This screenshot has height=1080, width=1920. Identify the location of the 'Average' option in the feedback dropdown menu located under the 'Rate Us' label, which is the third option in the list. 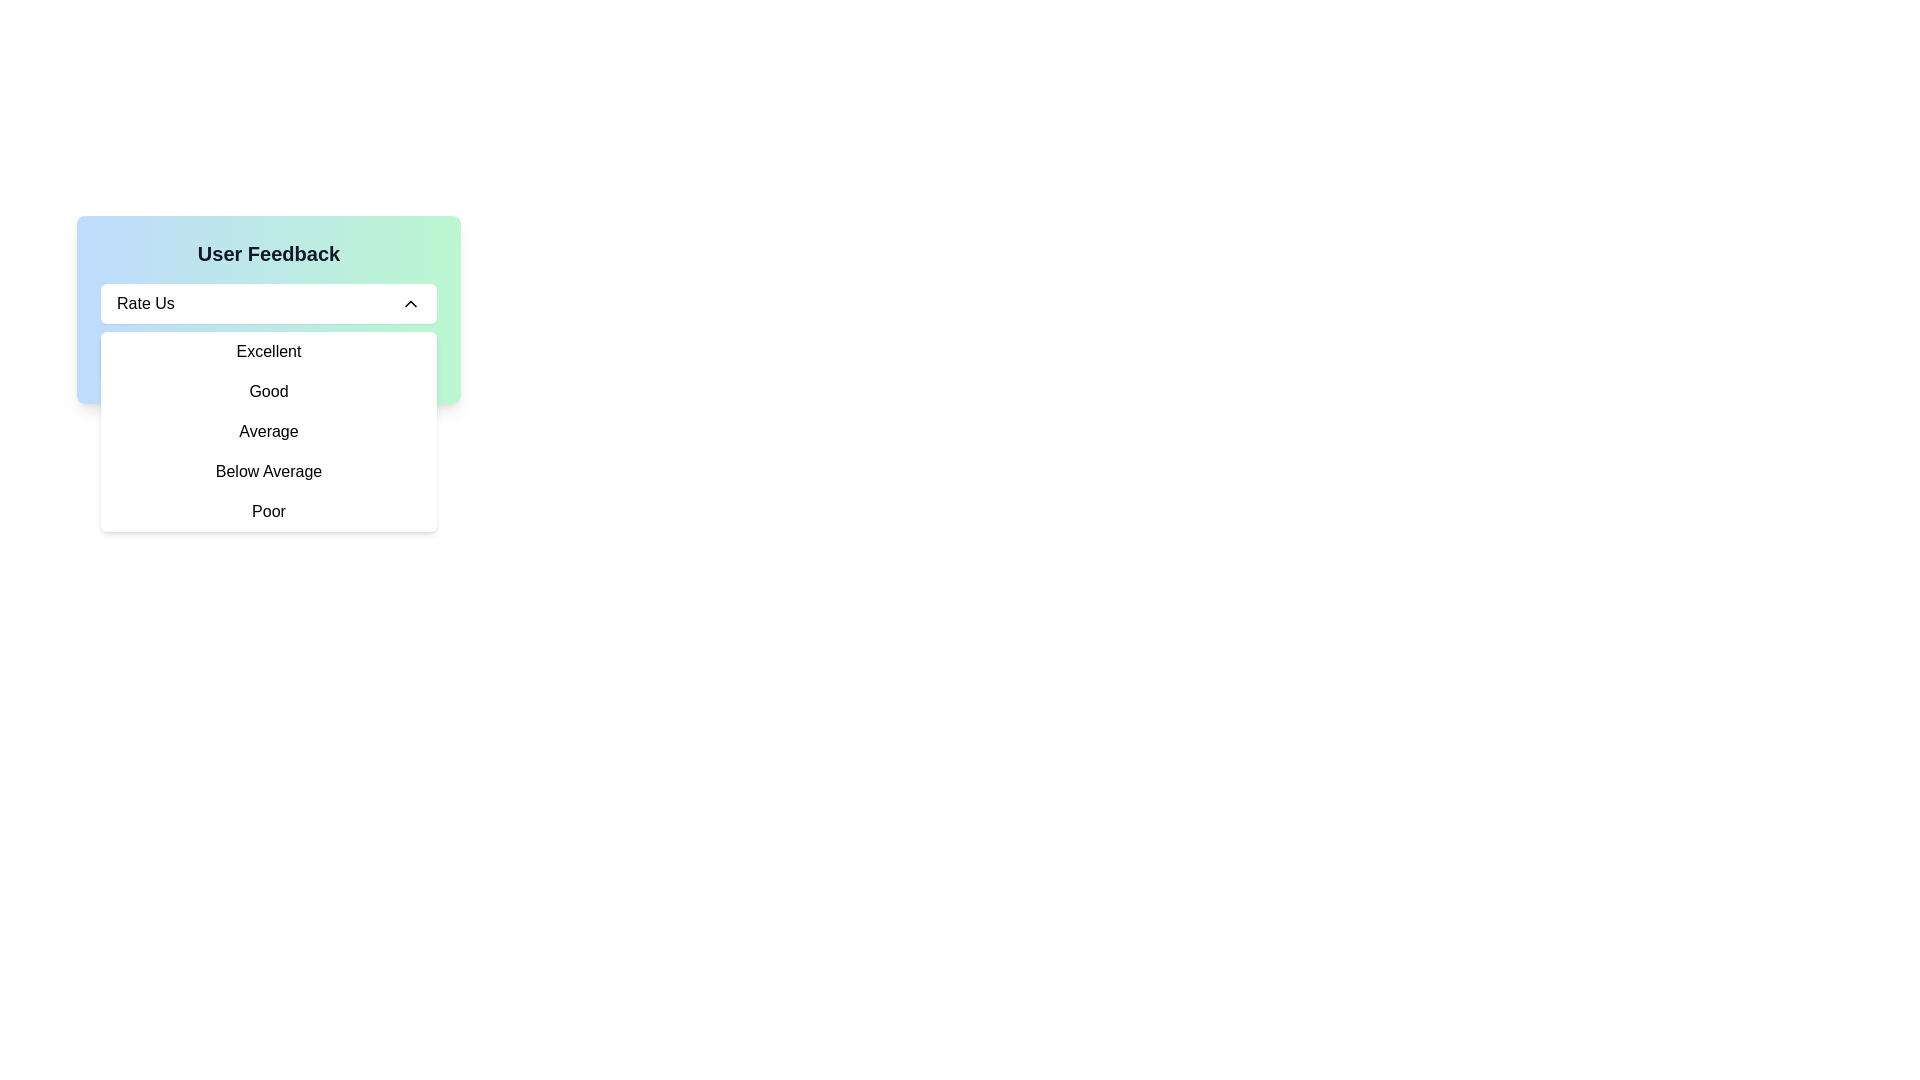
(267, 431).